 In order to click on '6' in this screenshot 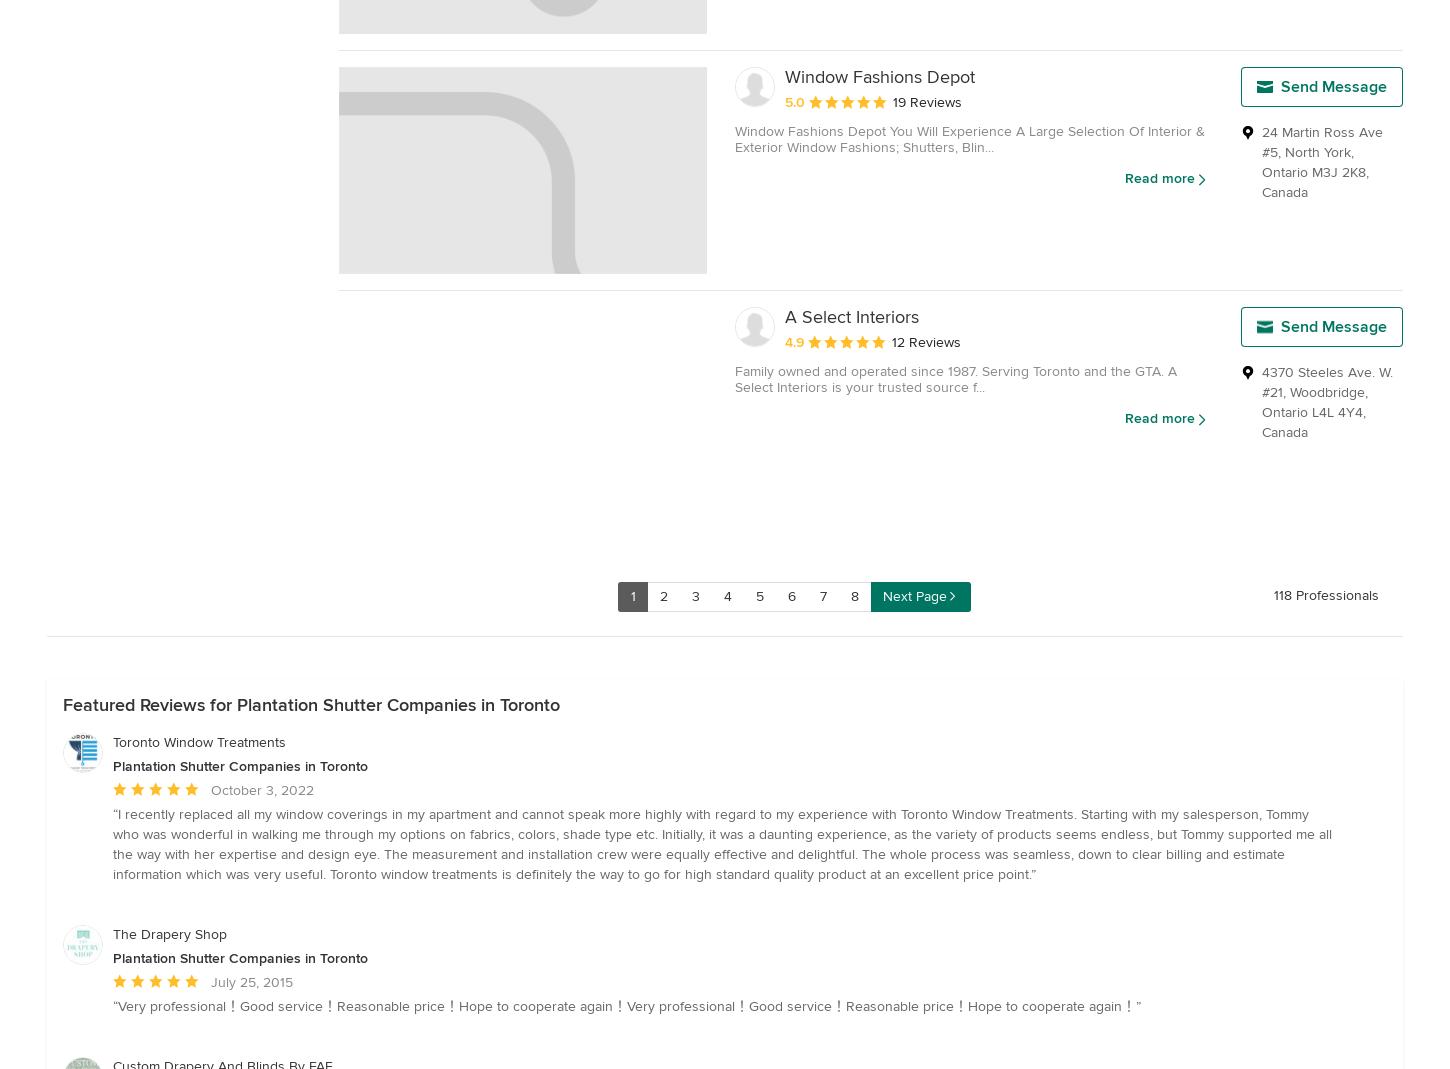, I will do `click(791, 596)`.